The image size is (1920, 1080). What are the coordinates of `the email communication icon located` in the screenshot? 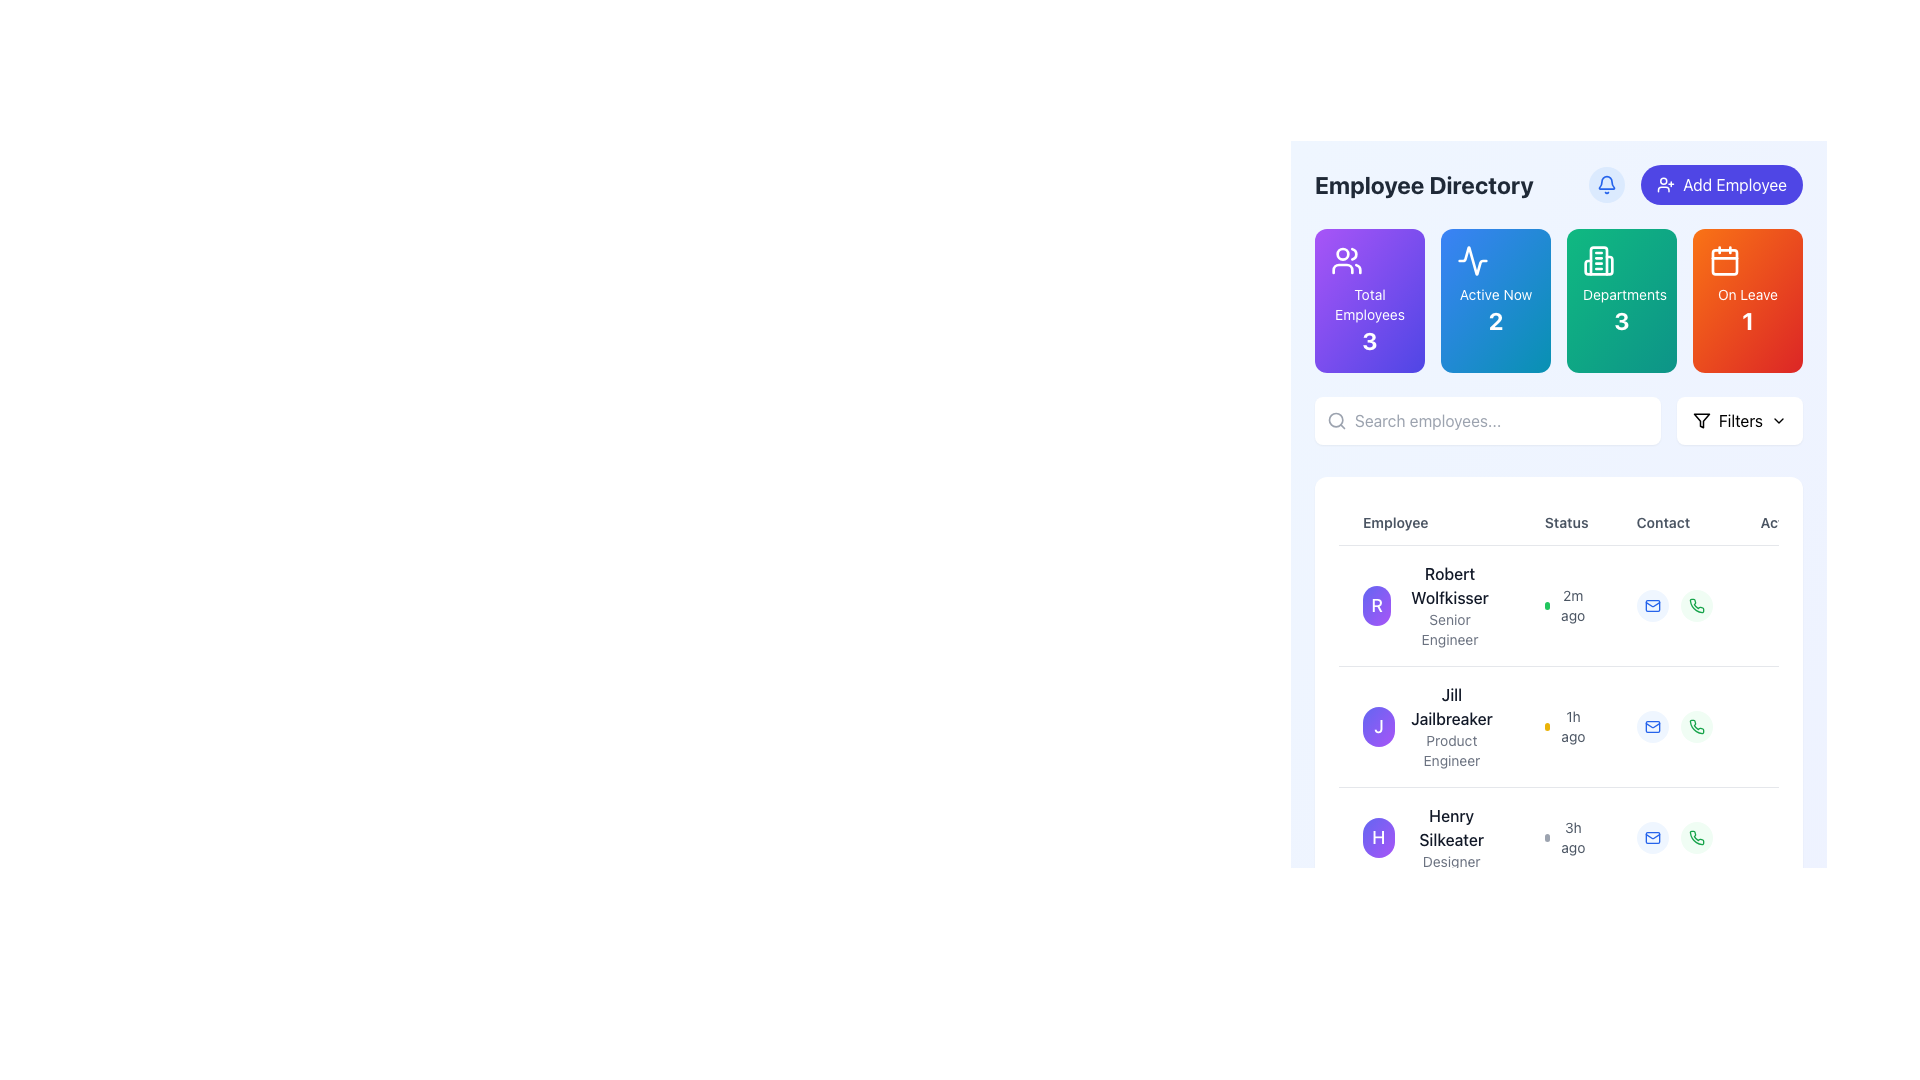 It's located at (1651, 837).